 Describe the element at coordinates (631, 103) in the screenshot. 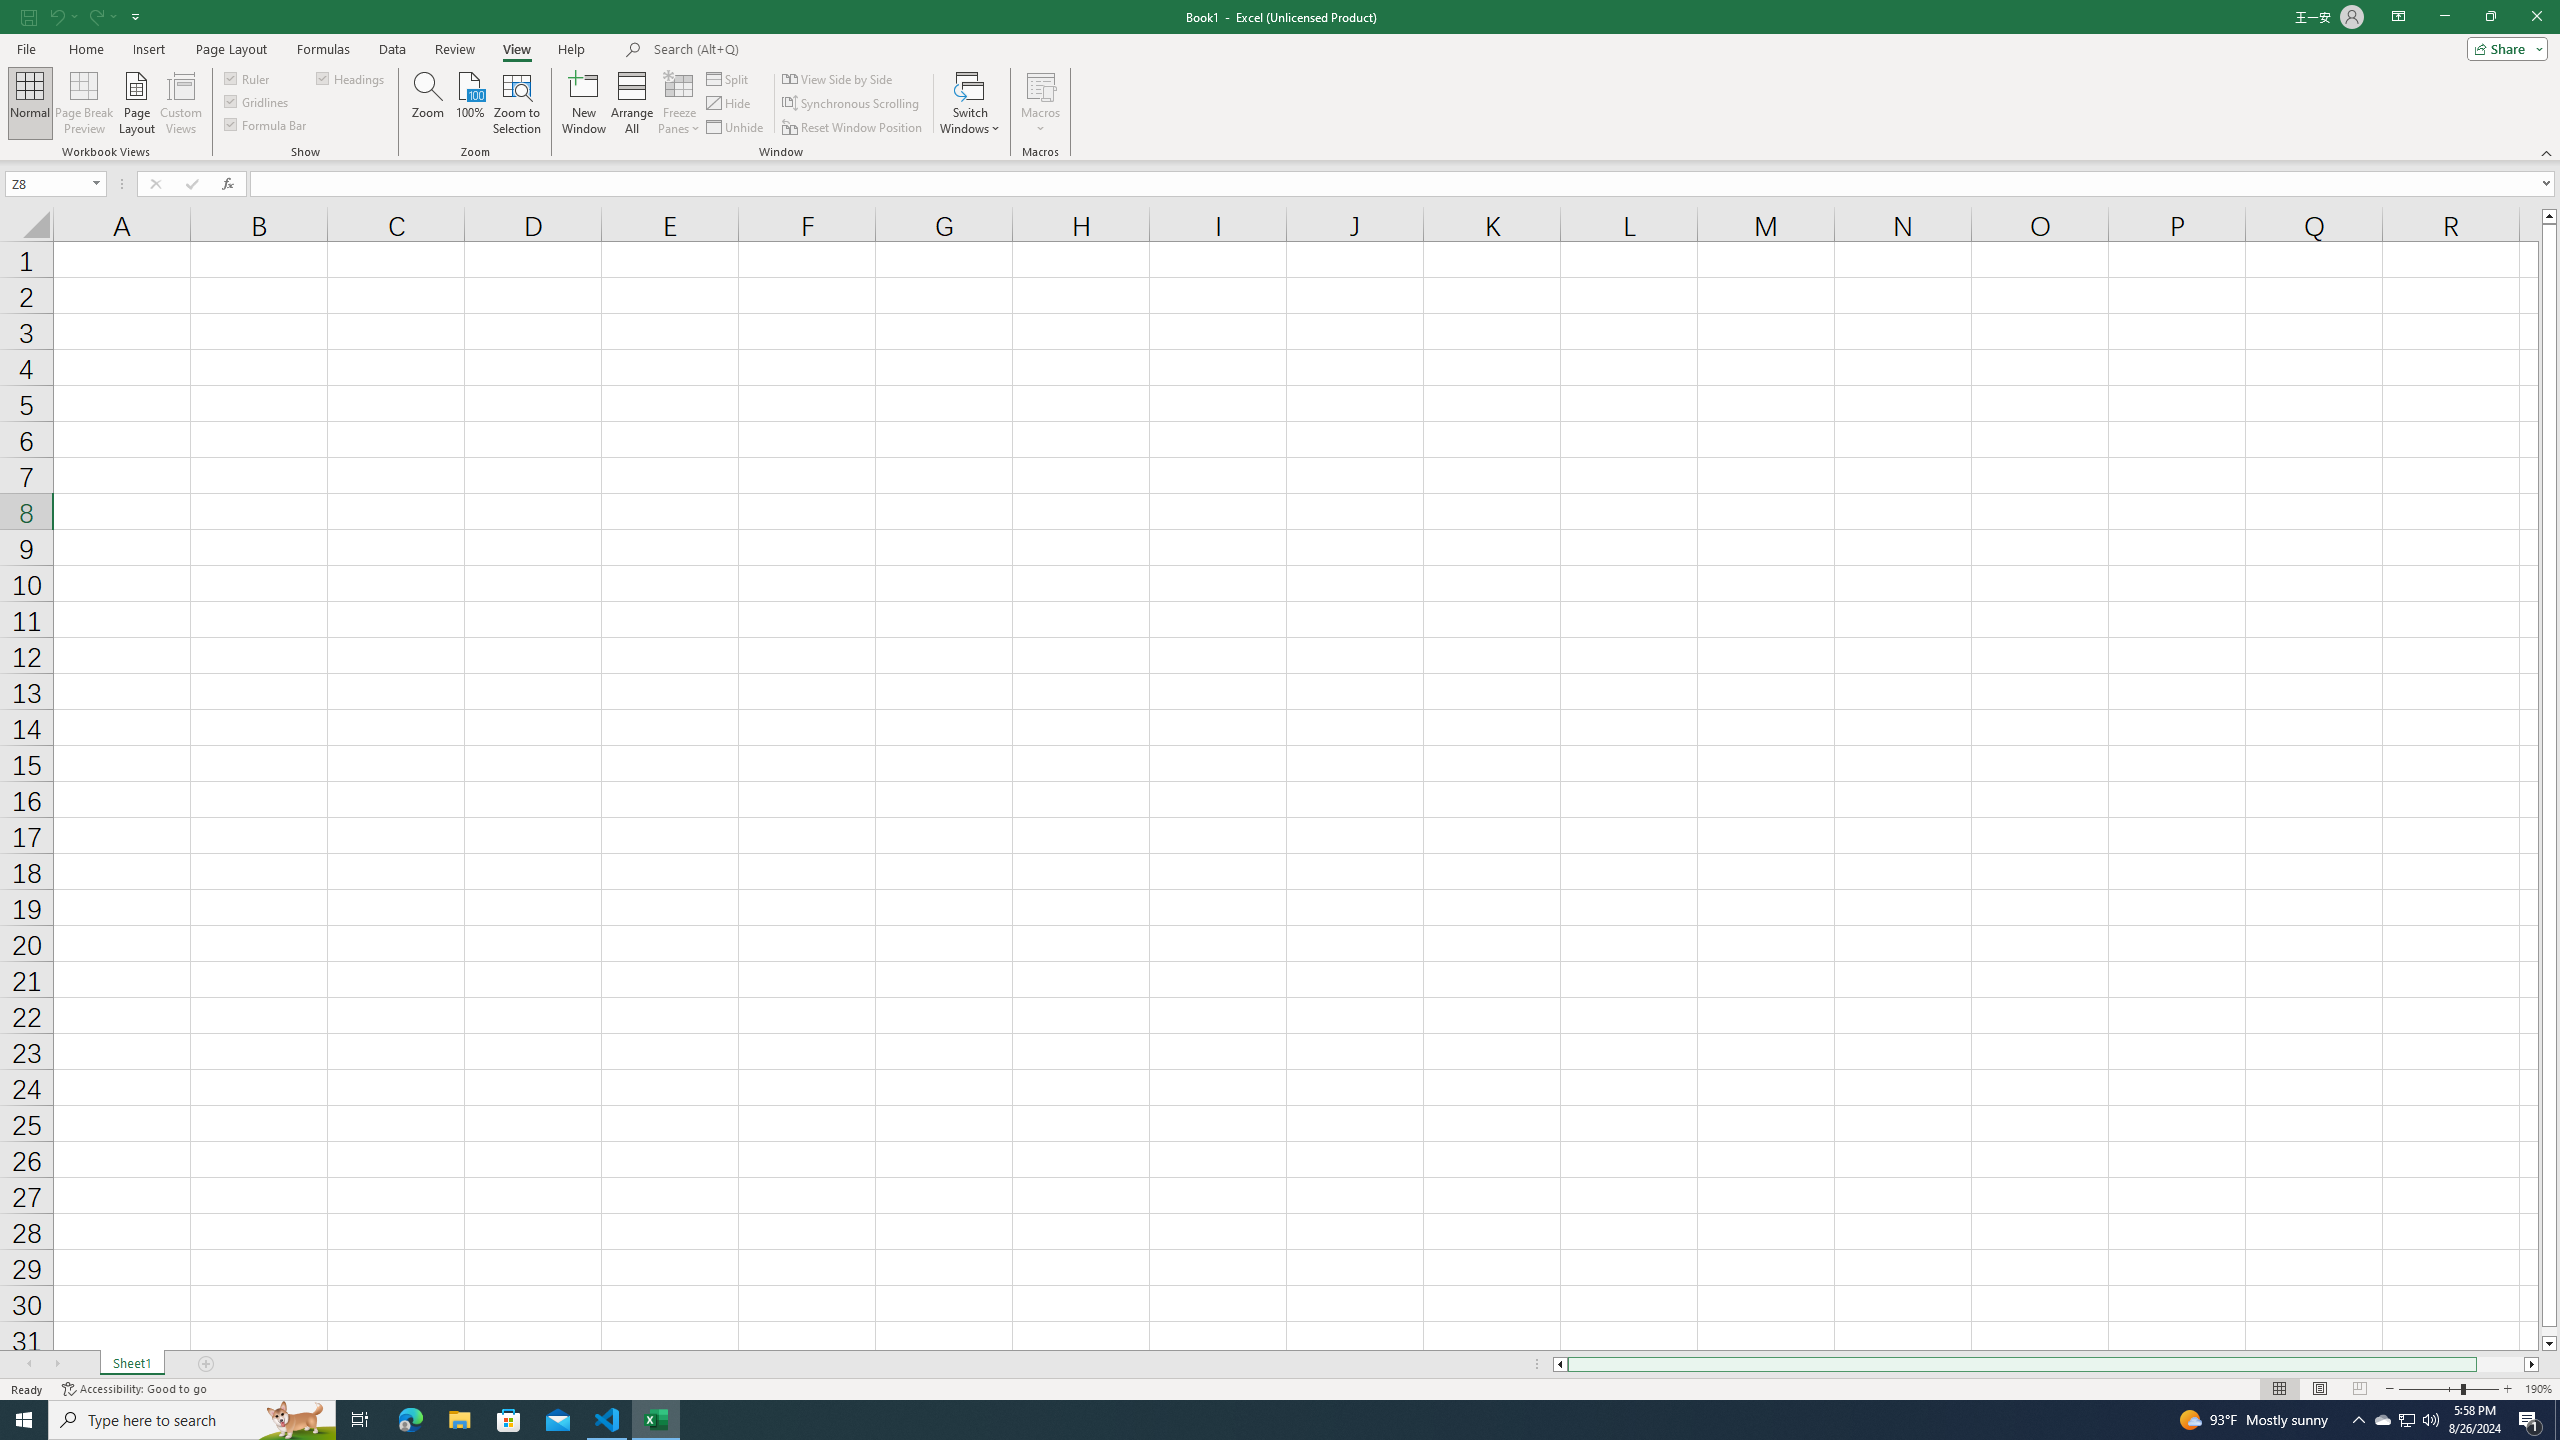

I see `'Arrange All'` at that location.